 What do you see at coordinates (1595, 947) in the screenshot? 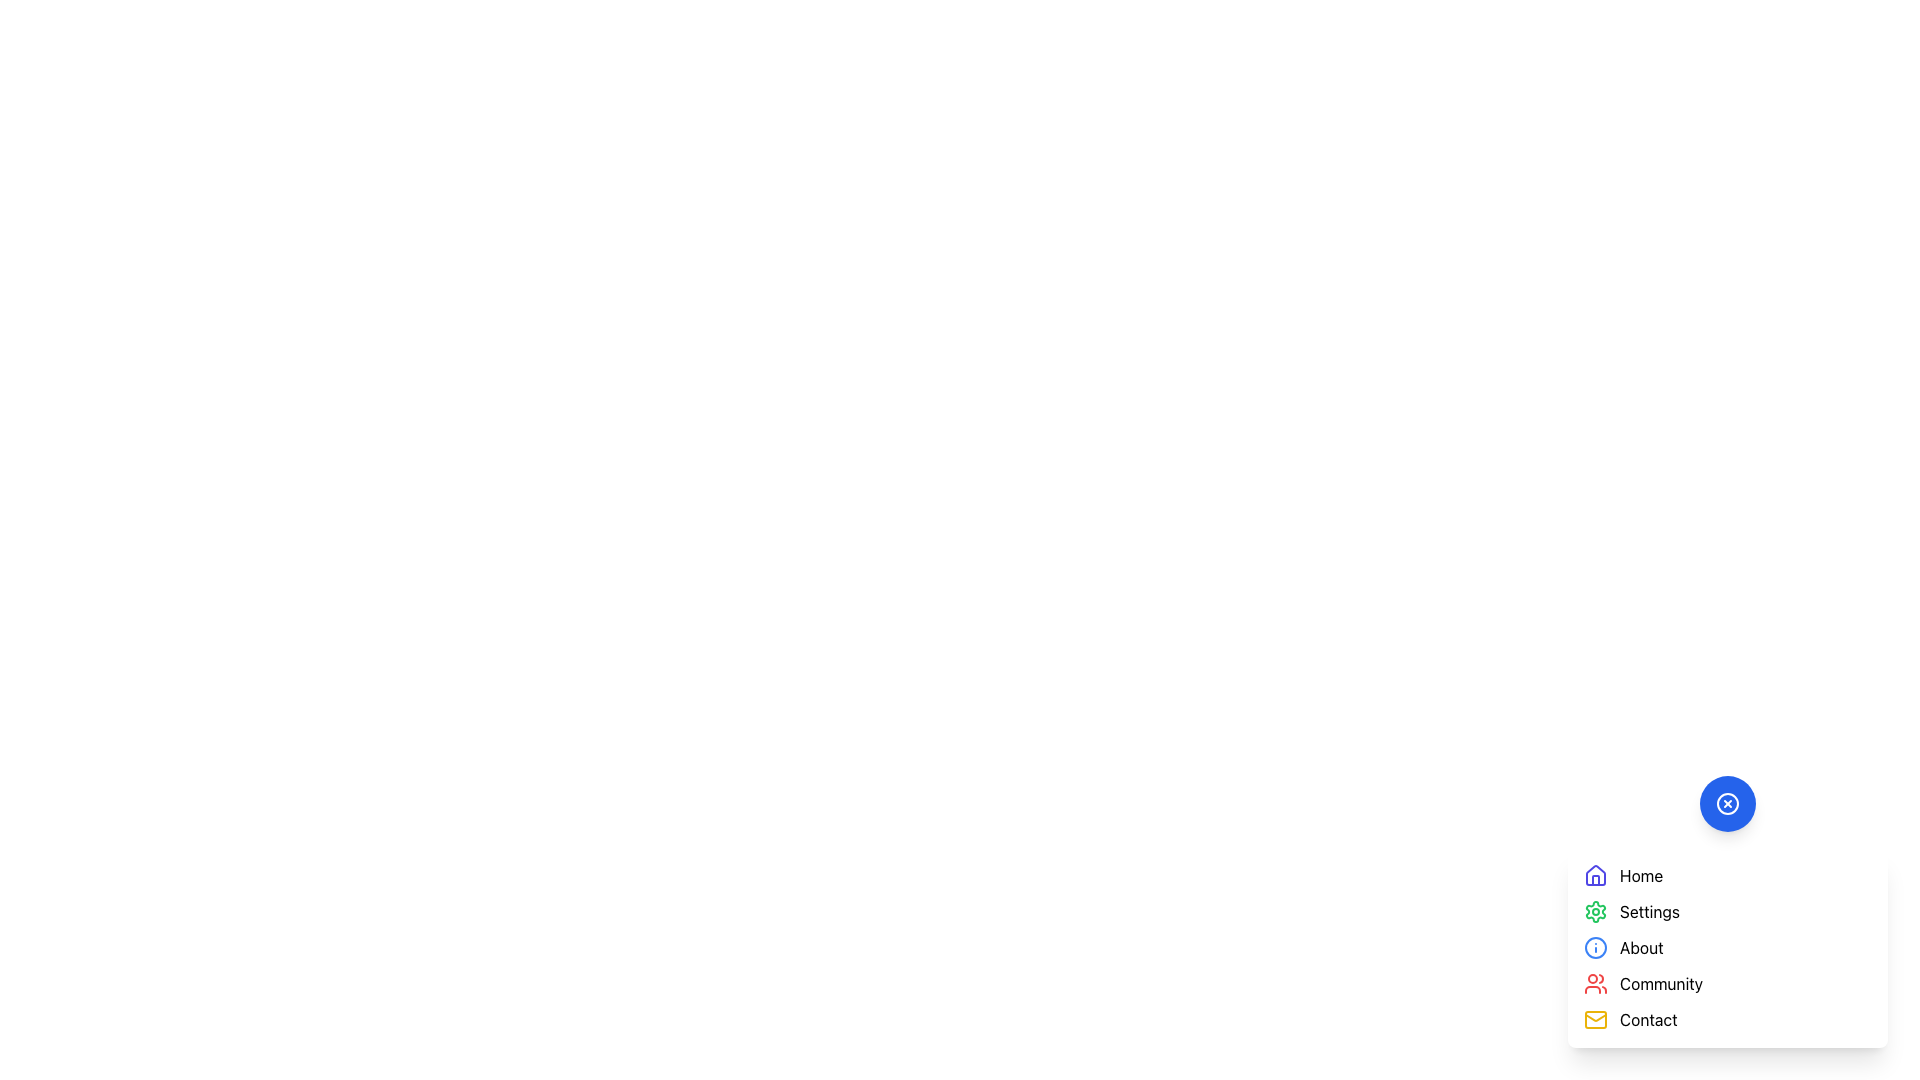
I see `styling of the blue round stroke circle that serves as the background of the floating action button, located at the bottom-right corner of the main interface` at bounding box center [1595, 947].